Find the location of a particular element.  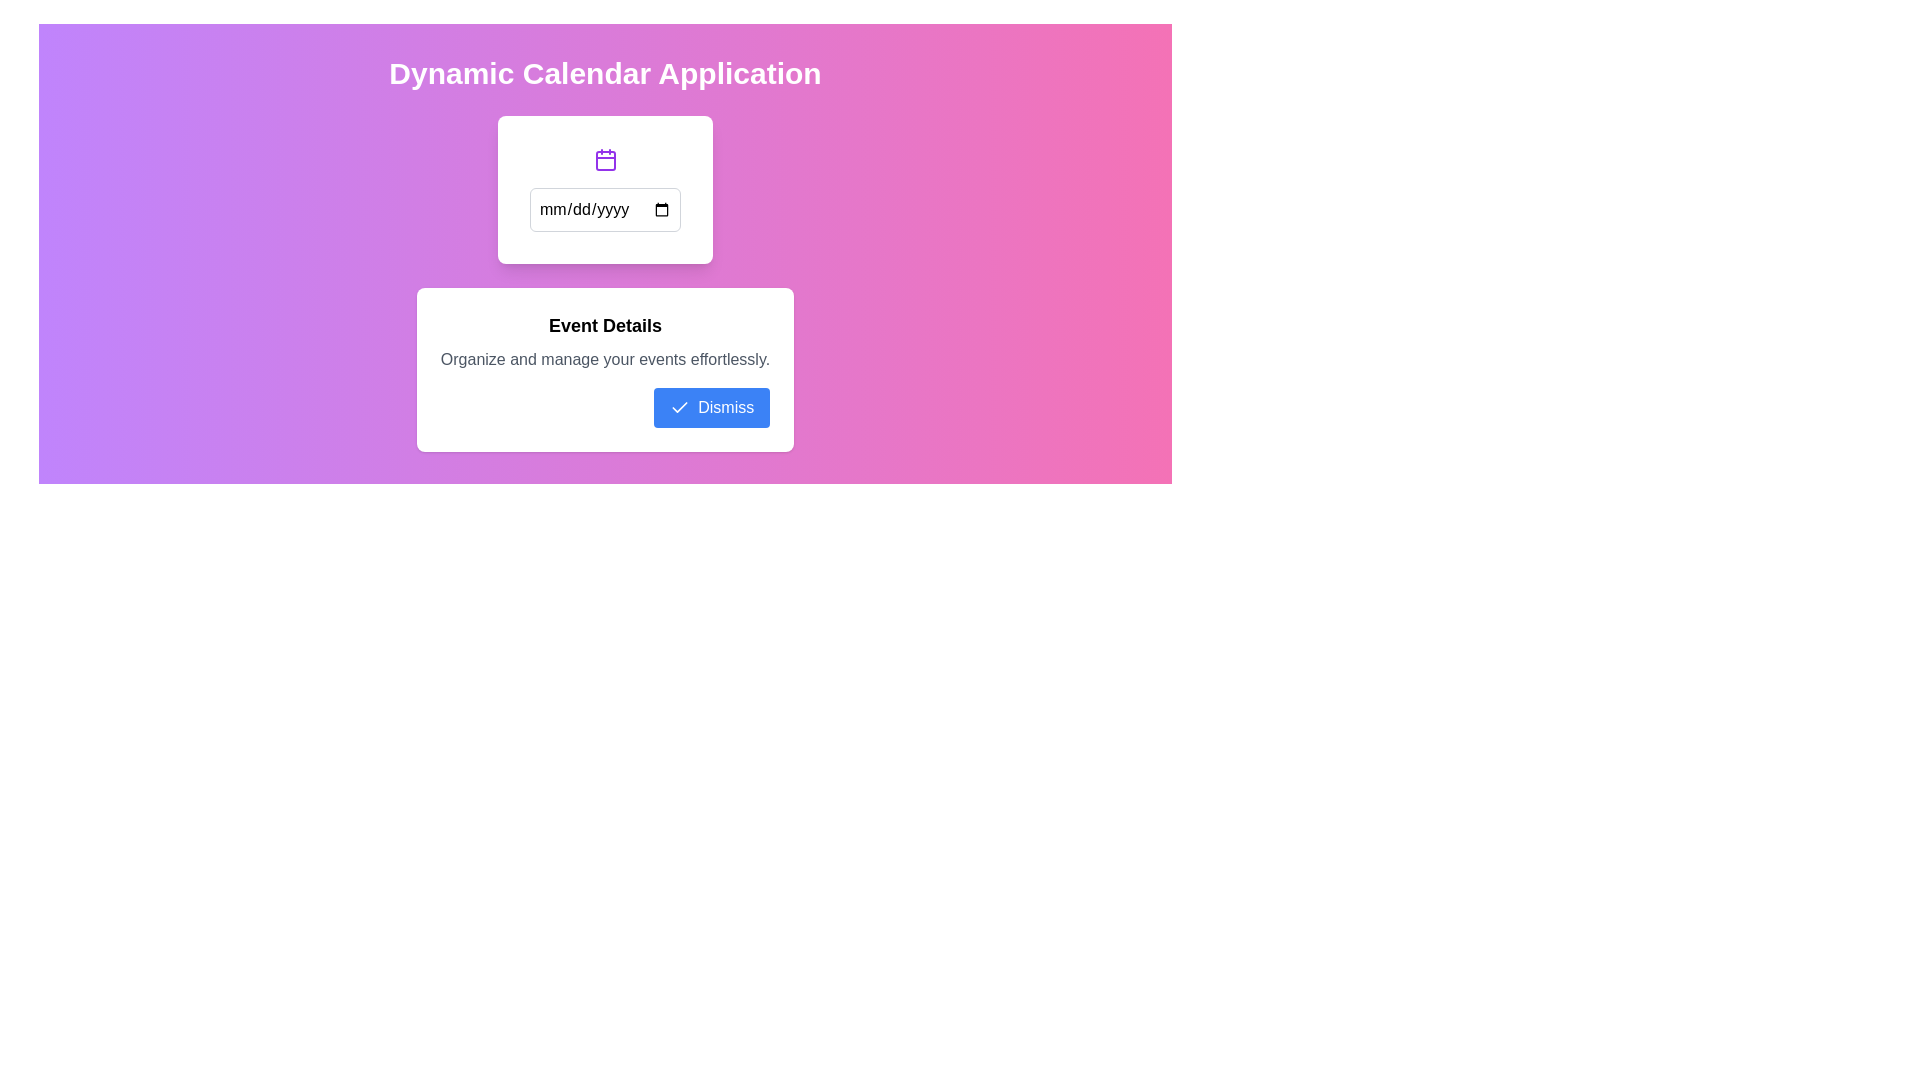

the Date Selector Component is located at coordinates (604, 189).